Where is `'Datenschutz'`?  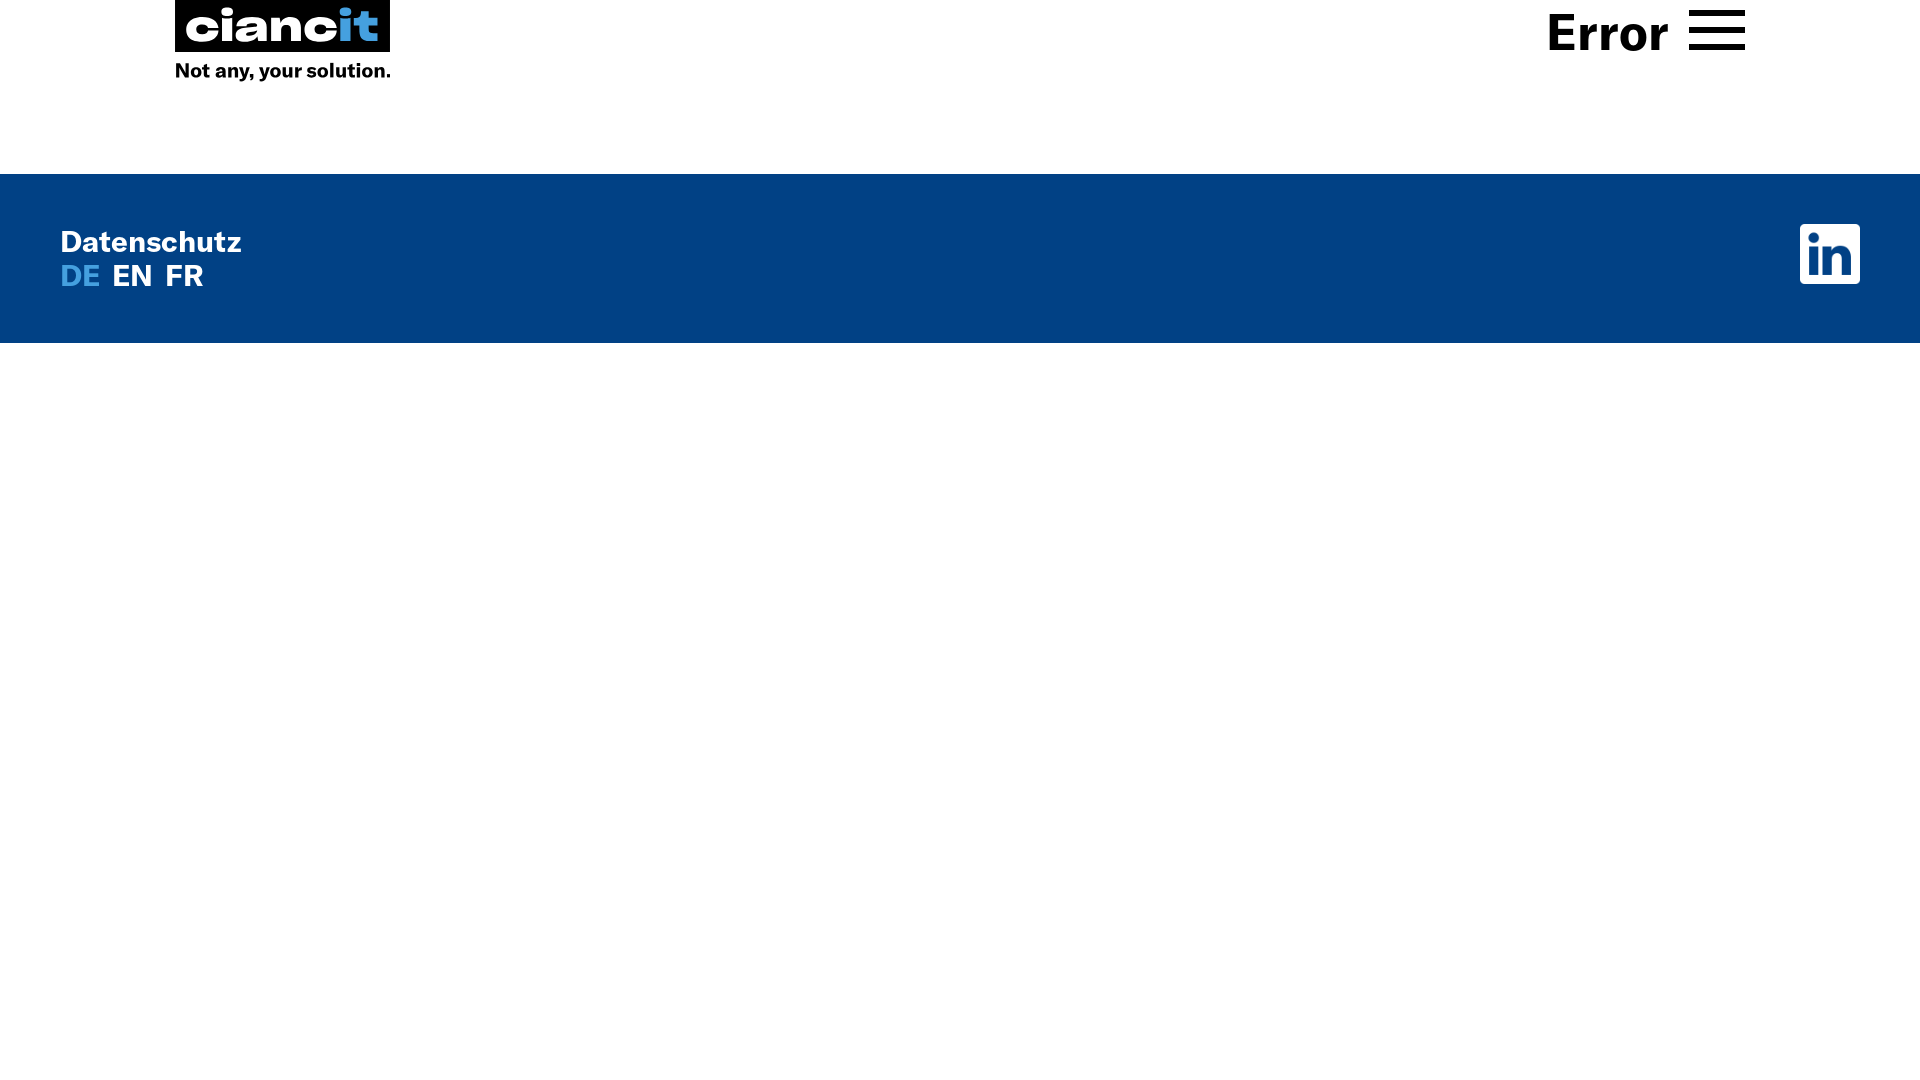 'Datenschutz' is located at coordinates (149, 239).